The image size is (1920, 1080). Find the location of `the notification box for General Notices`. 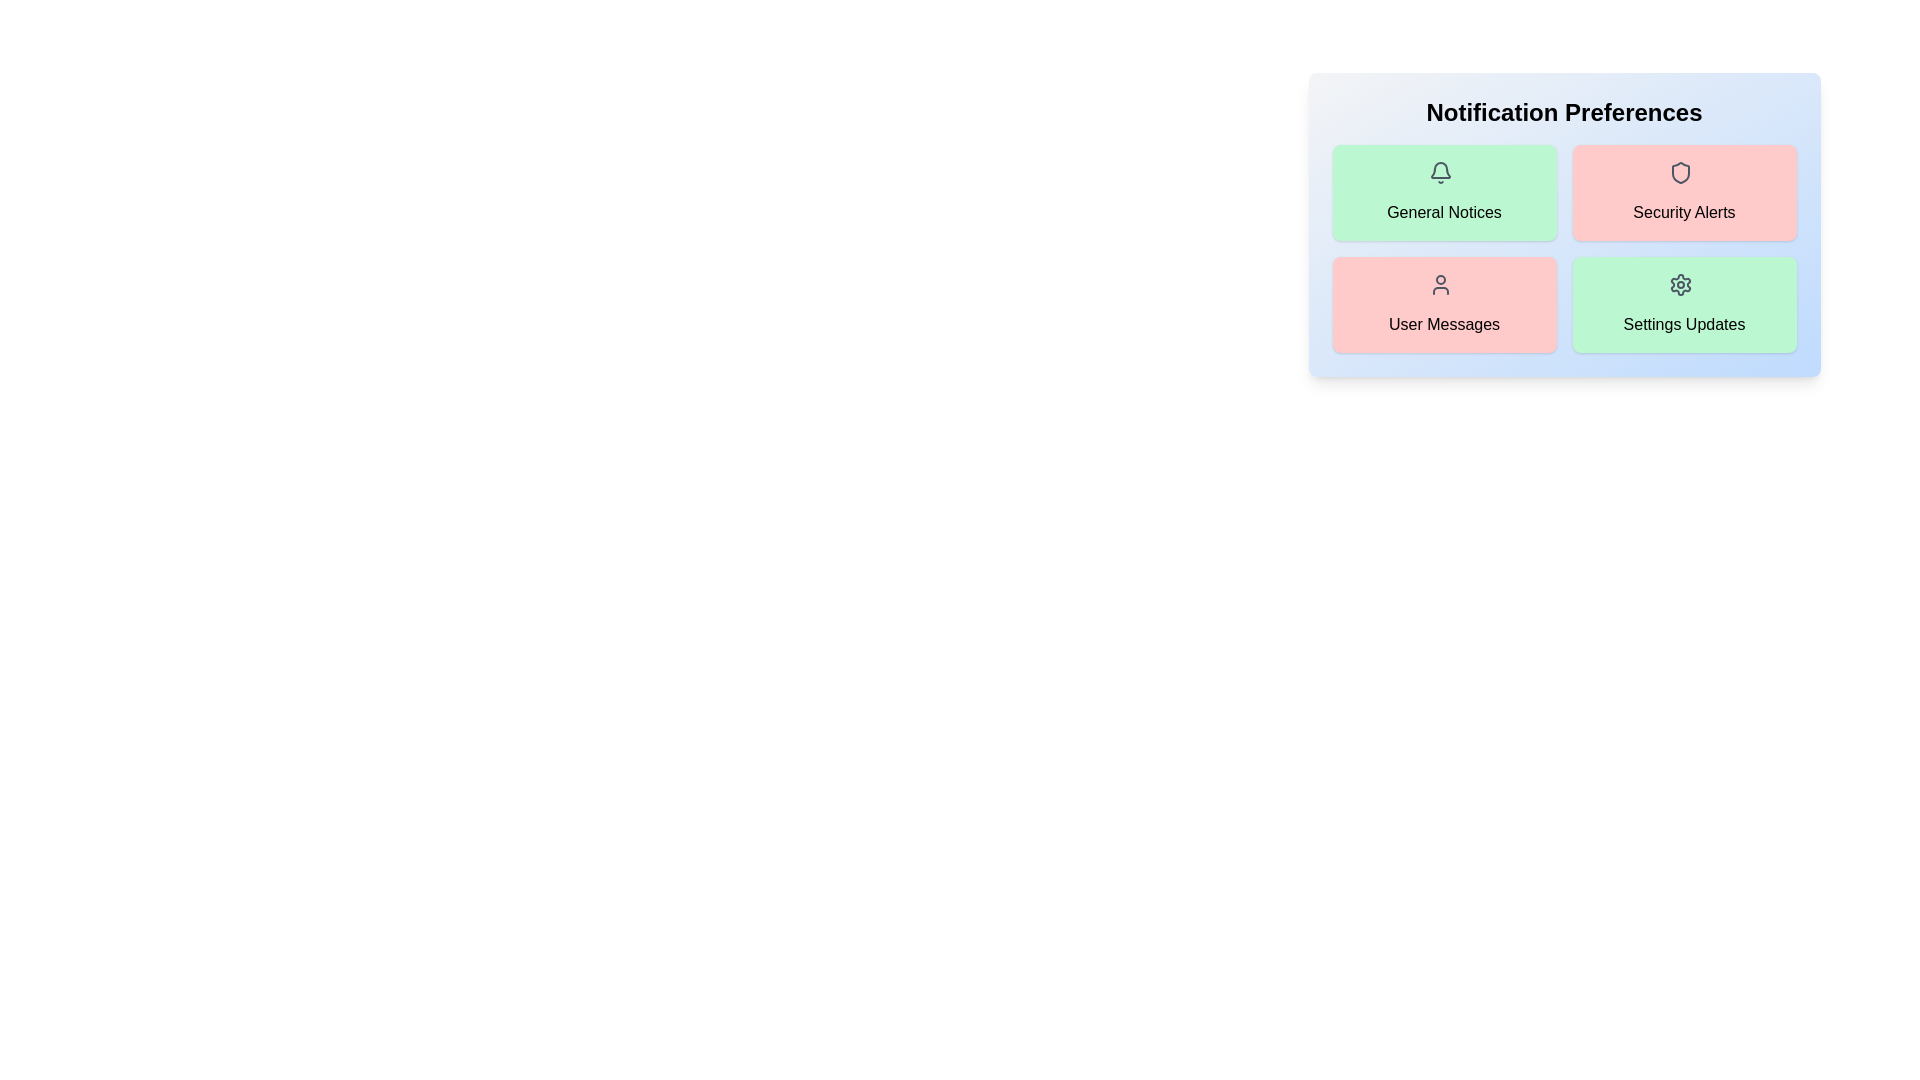

the notification box for General Notices is located at coordinates (1444, 192).